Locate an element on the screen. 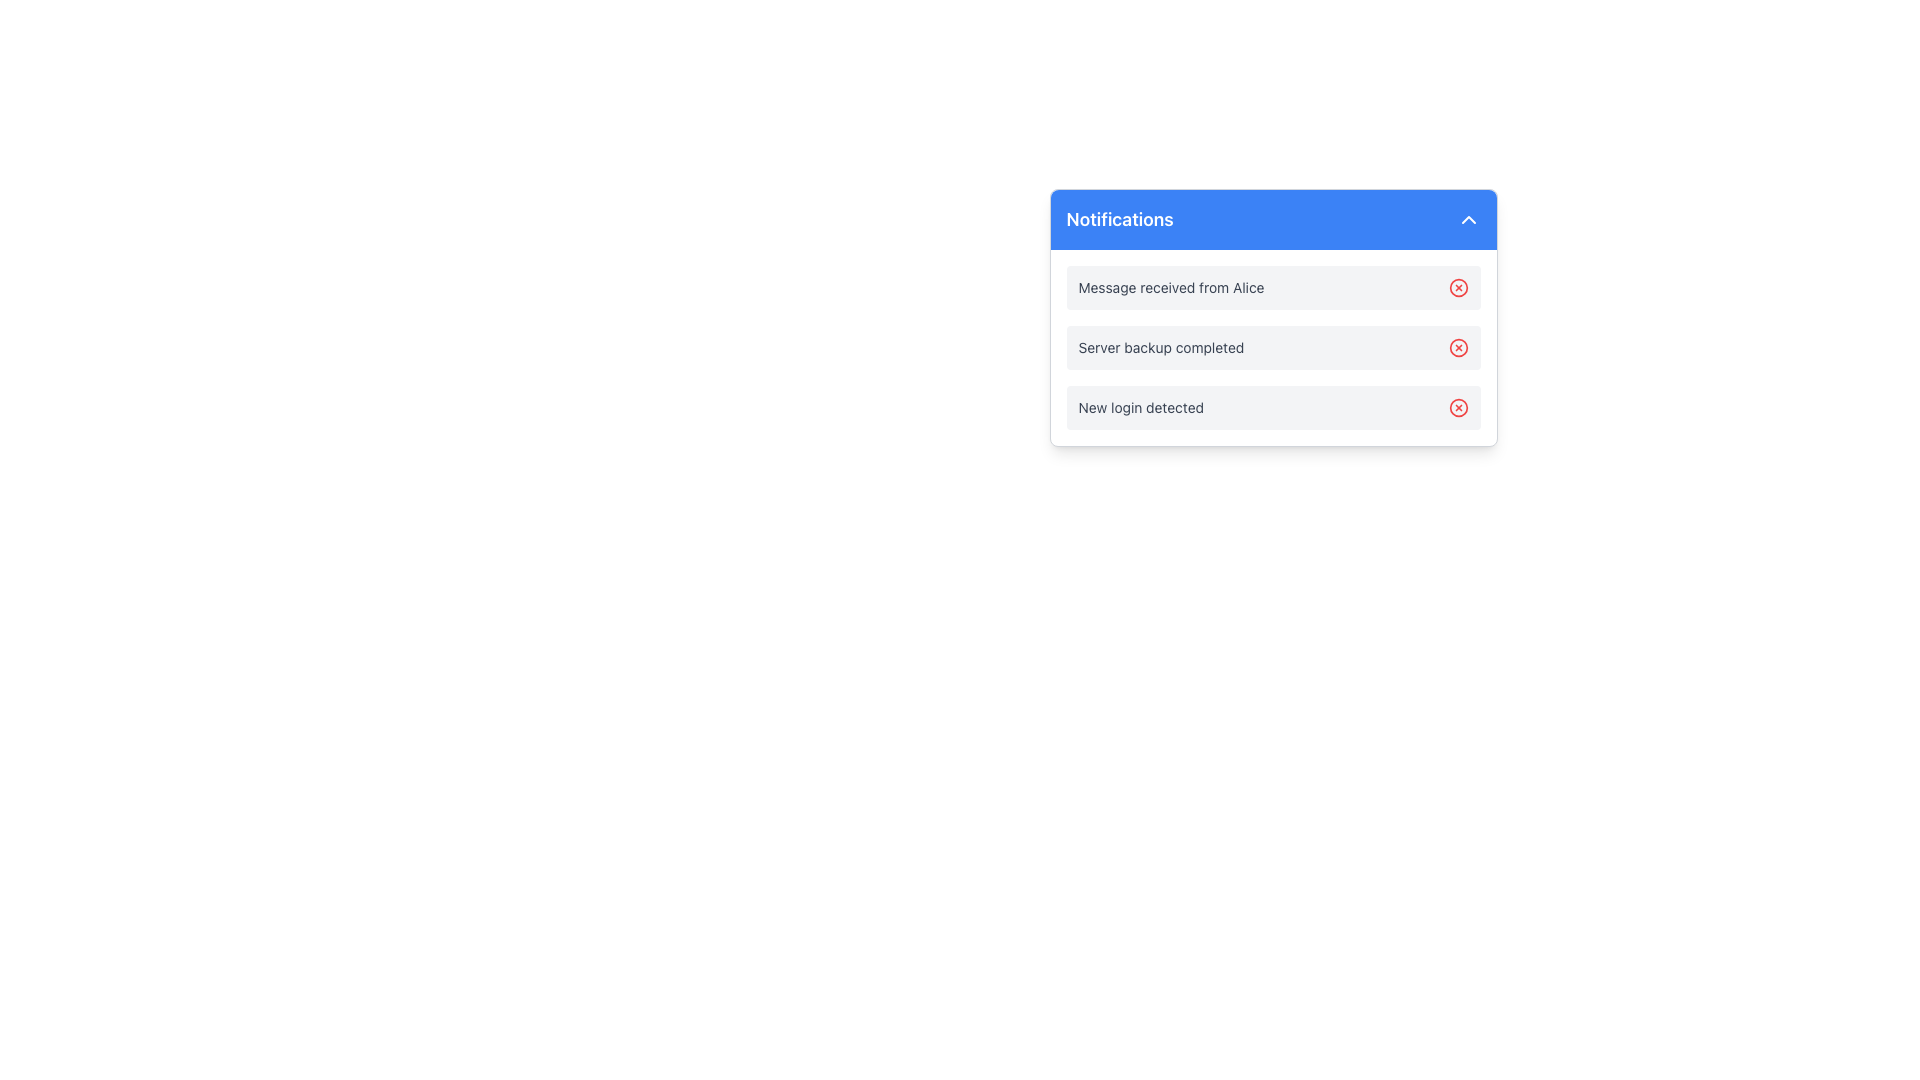 The image size is (1920, 1080). the static text content that describes a message received from Alice, which is the primary content of the first notification in a vertical list is located at coordinates (1171, 288).